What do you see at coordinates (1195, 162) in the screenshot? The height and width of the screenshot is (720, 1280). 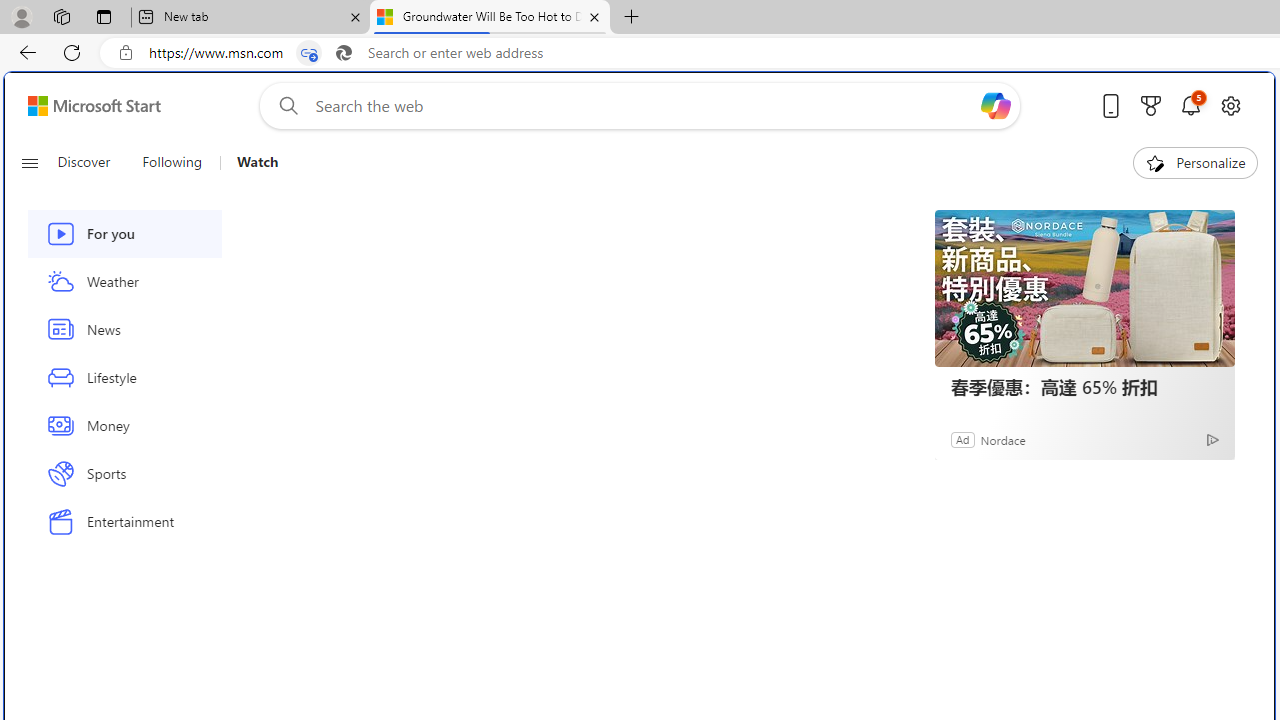 I see `'Personalize'` at bounding box center [1195, 162].